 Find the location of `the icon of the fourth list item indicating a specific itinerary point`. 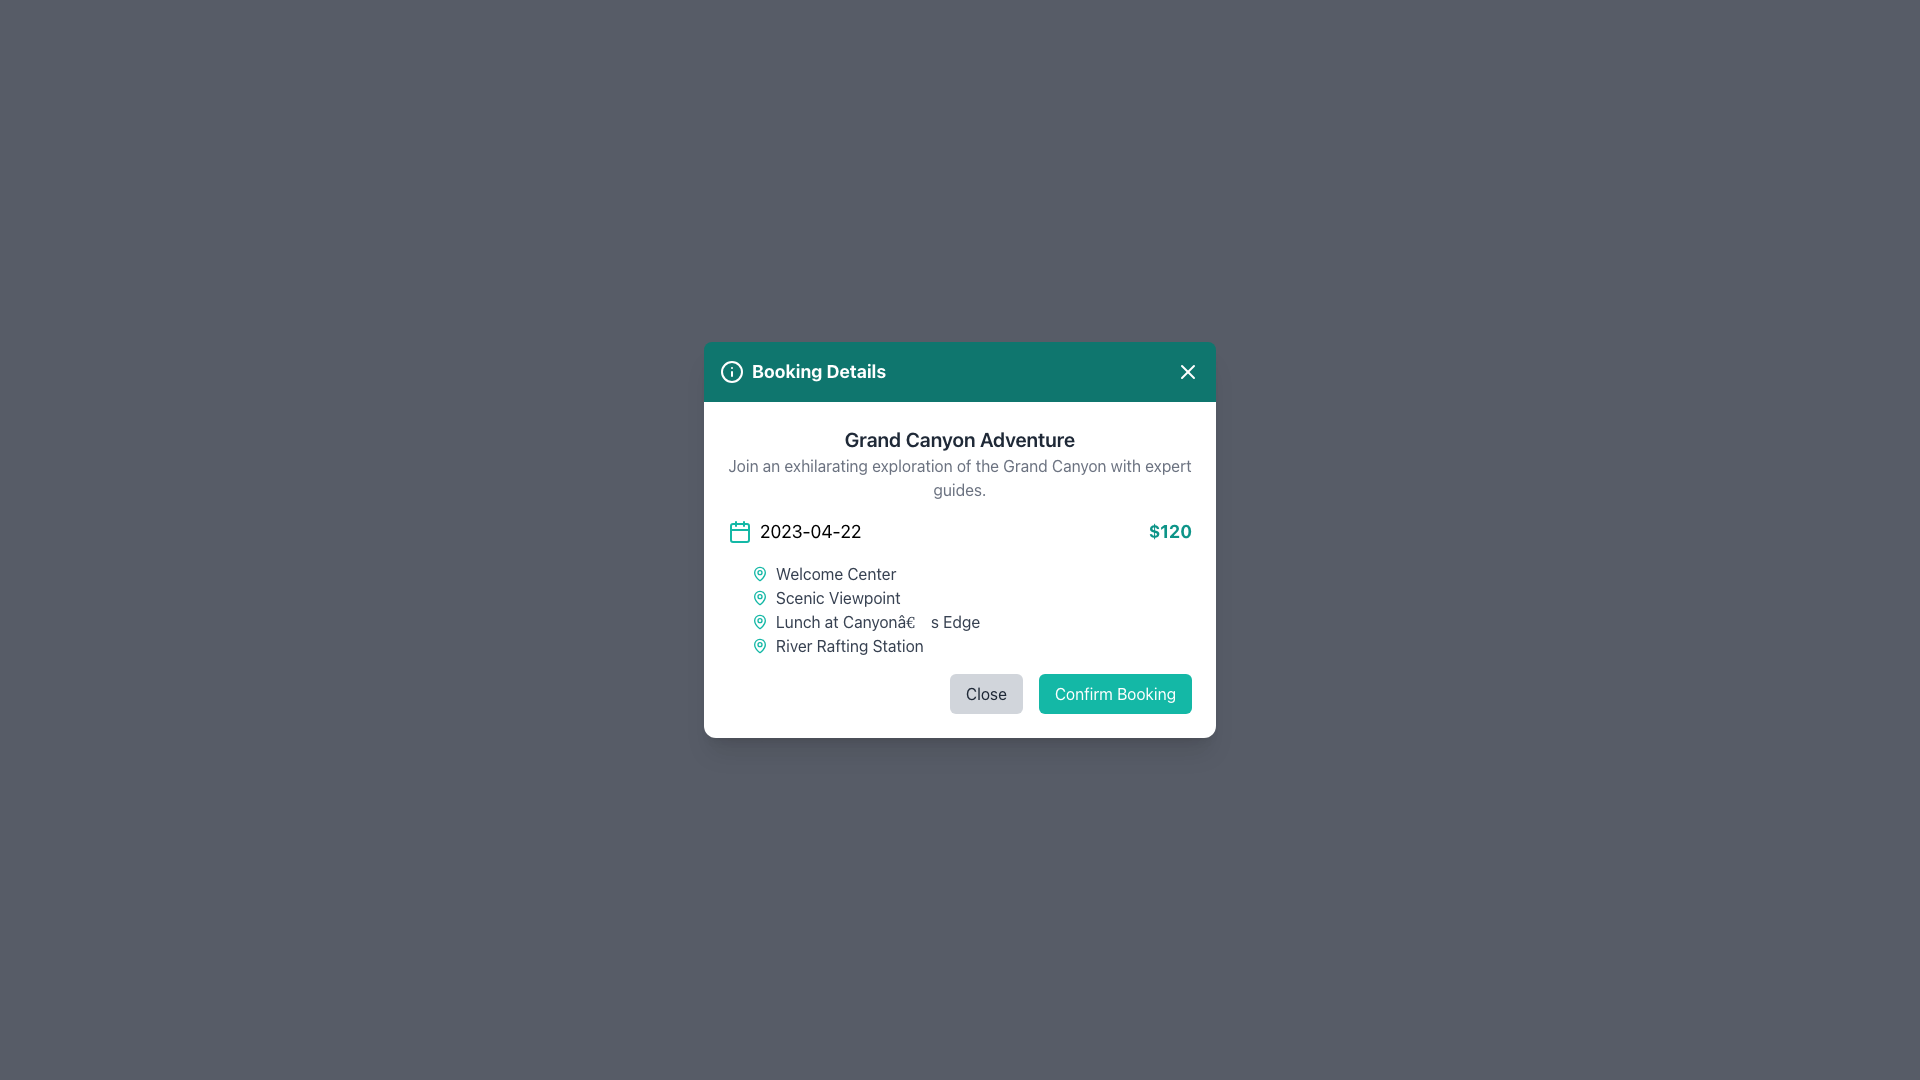

the icon of the fourth list item indicating a specific itinerary point is located at coordinates (971, 645).